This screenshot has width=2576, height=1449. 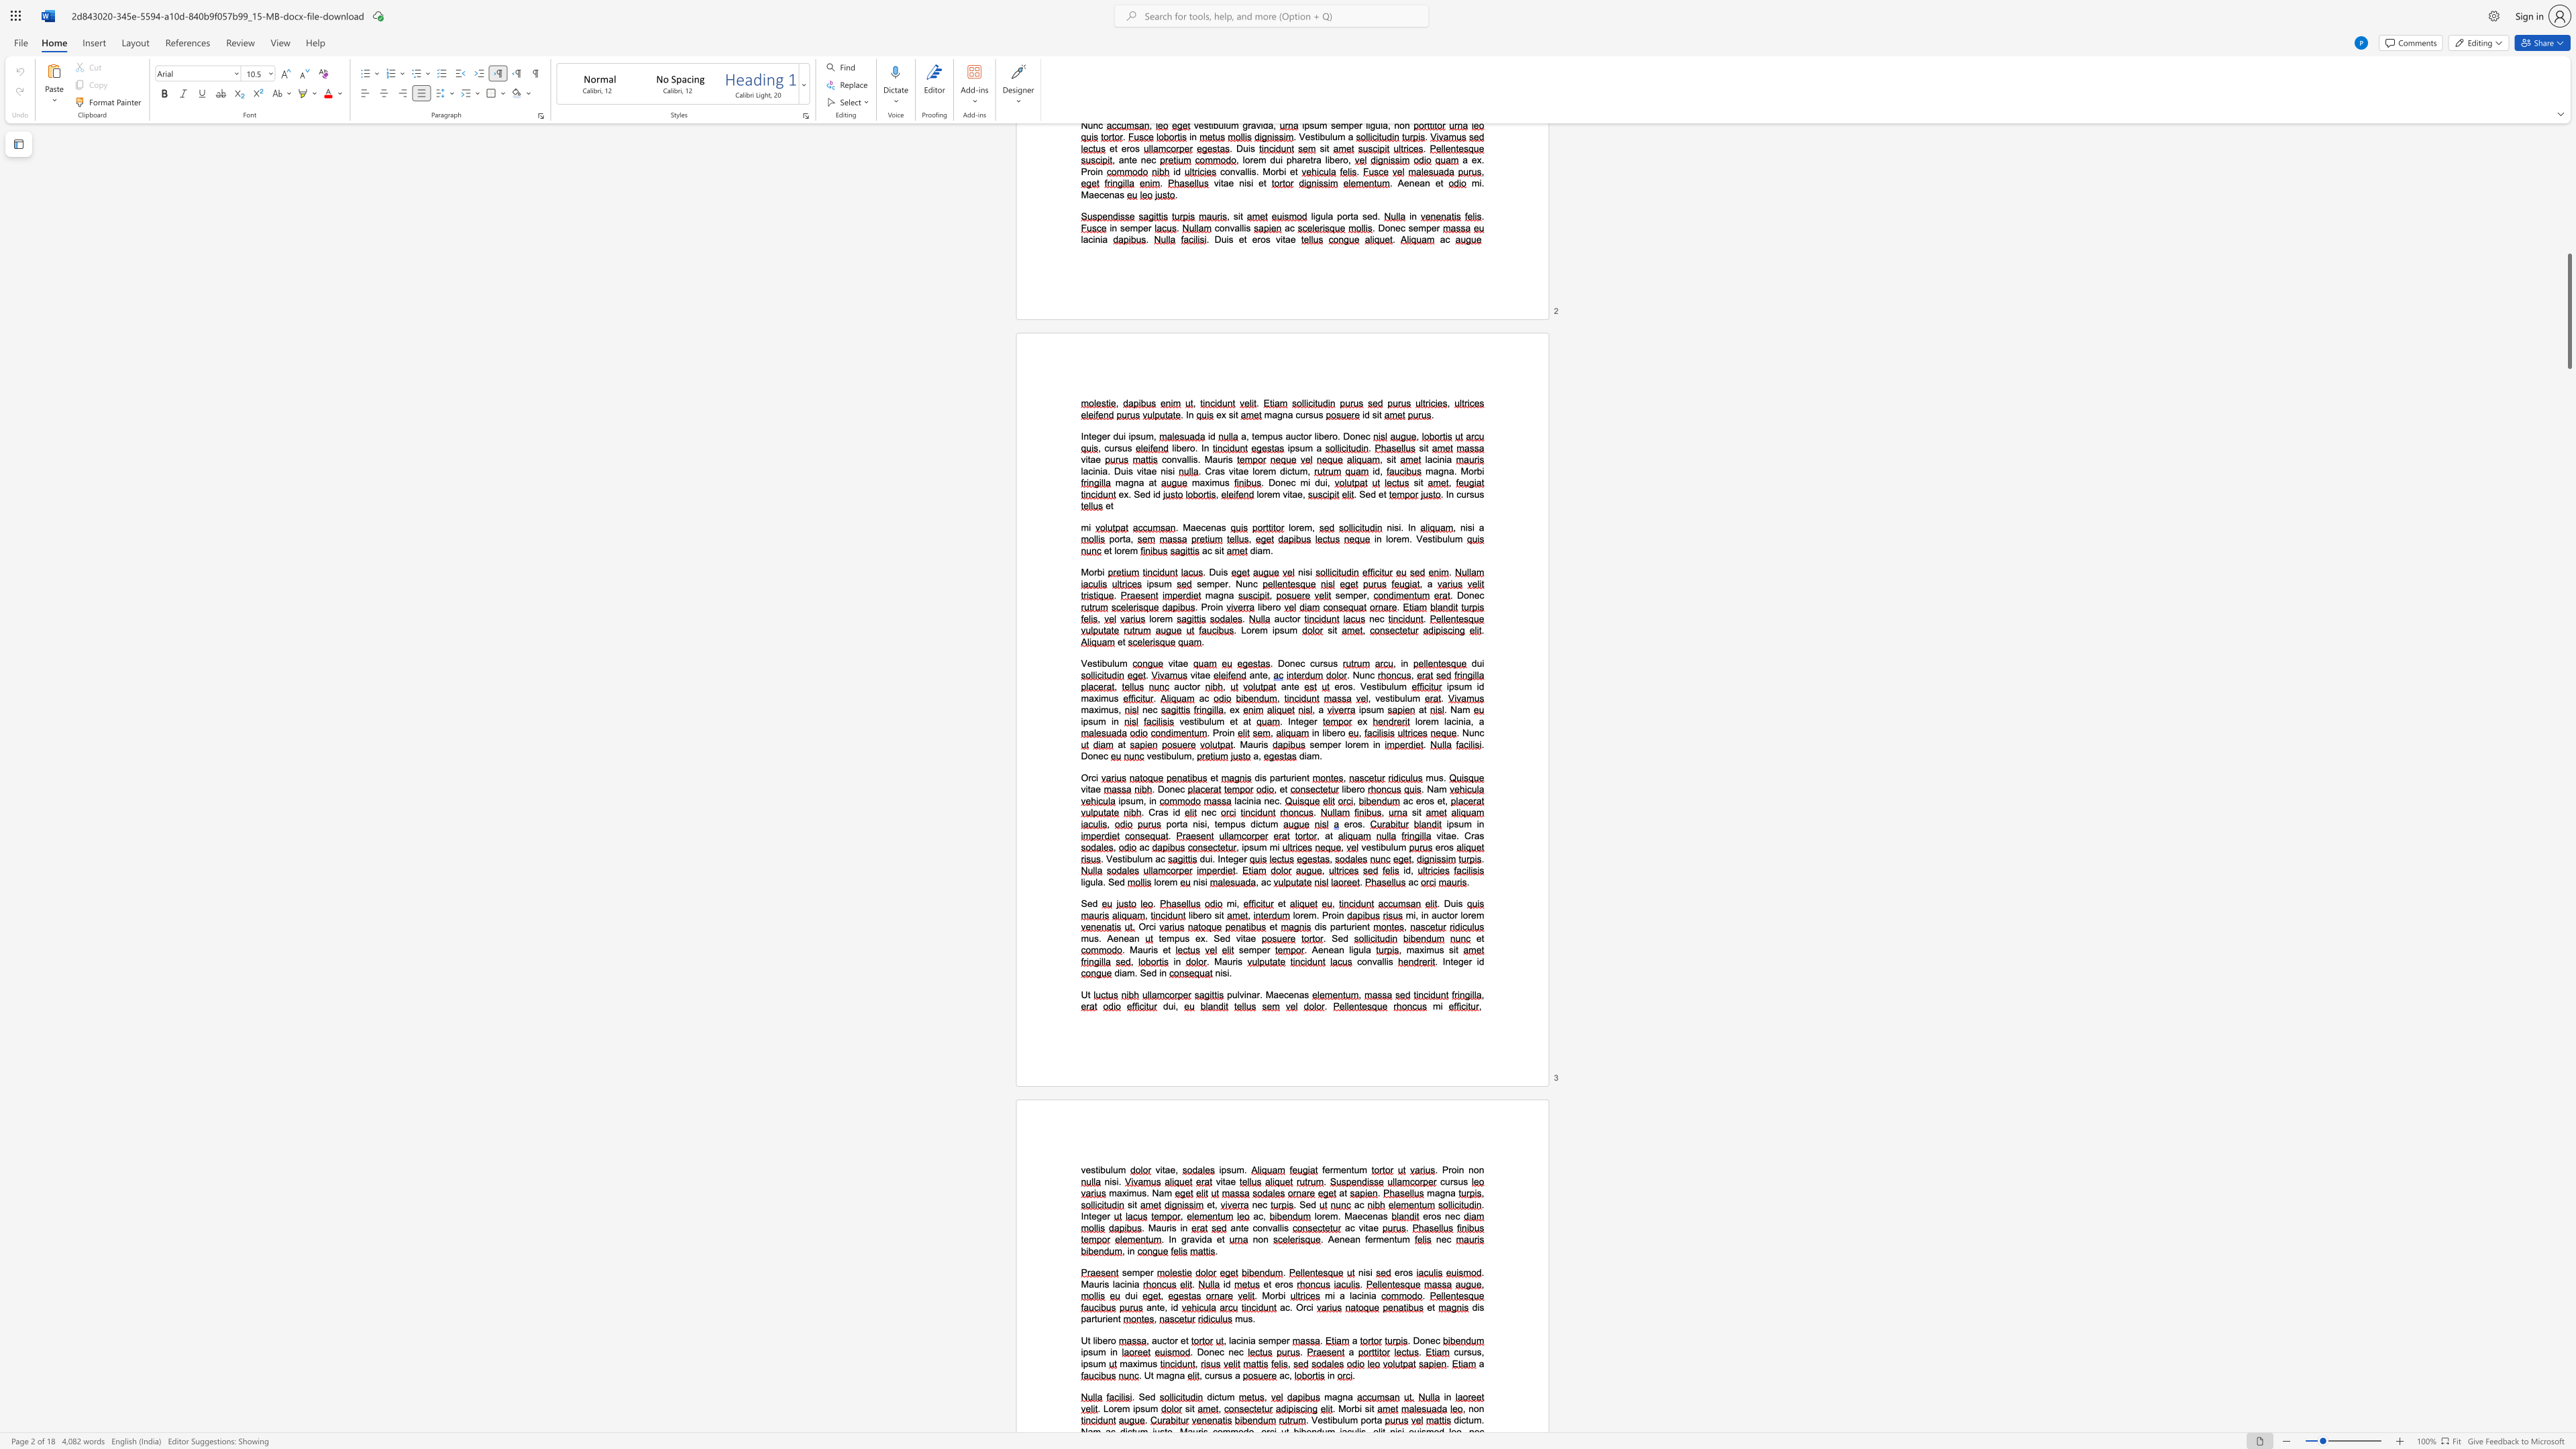 I want to click on the space between the continuous character "i" and "b" in the text, so click(x=1380, y=847).